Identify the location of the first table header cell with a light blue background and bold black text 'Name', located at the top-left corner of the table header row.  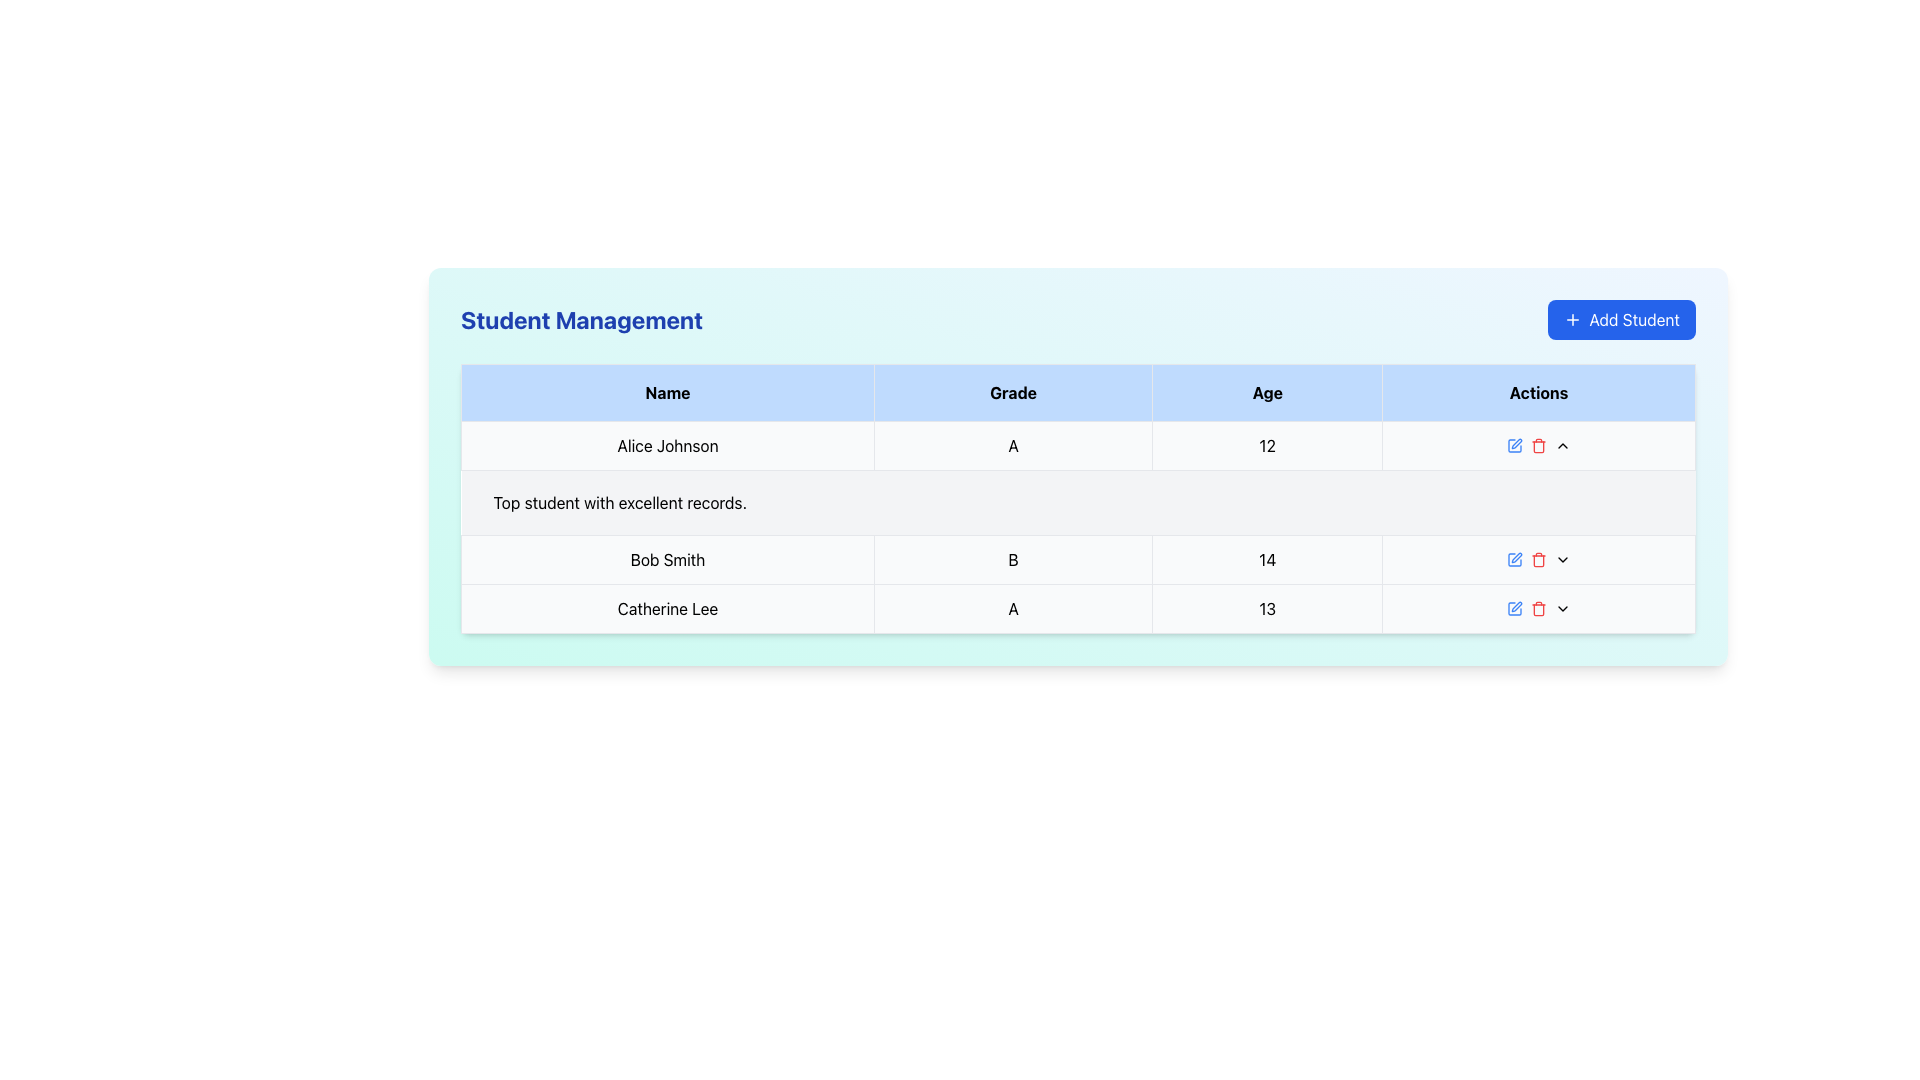
(667, 393).